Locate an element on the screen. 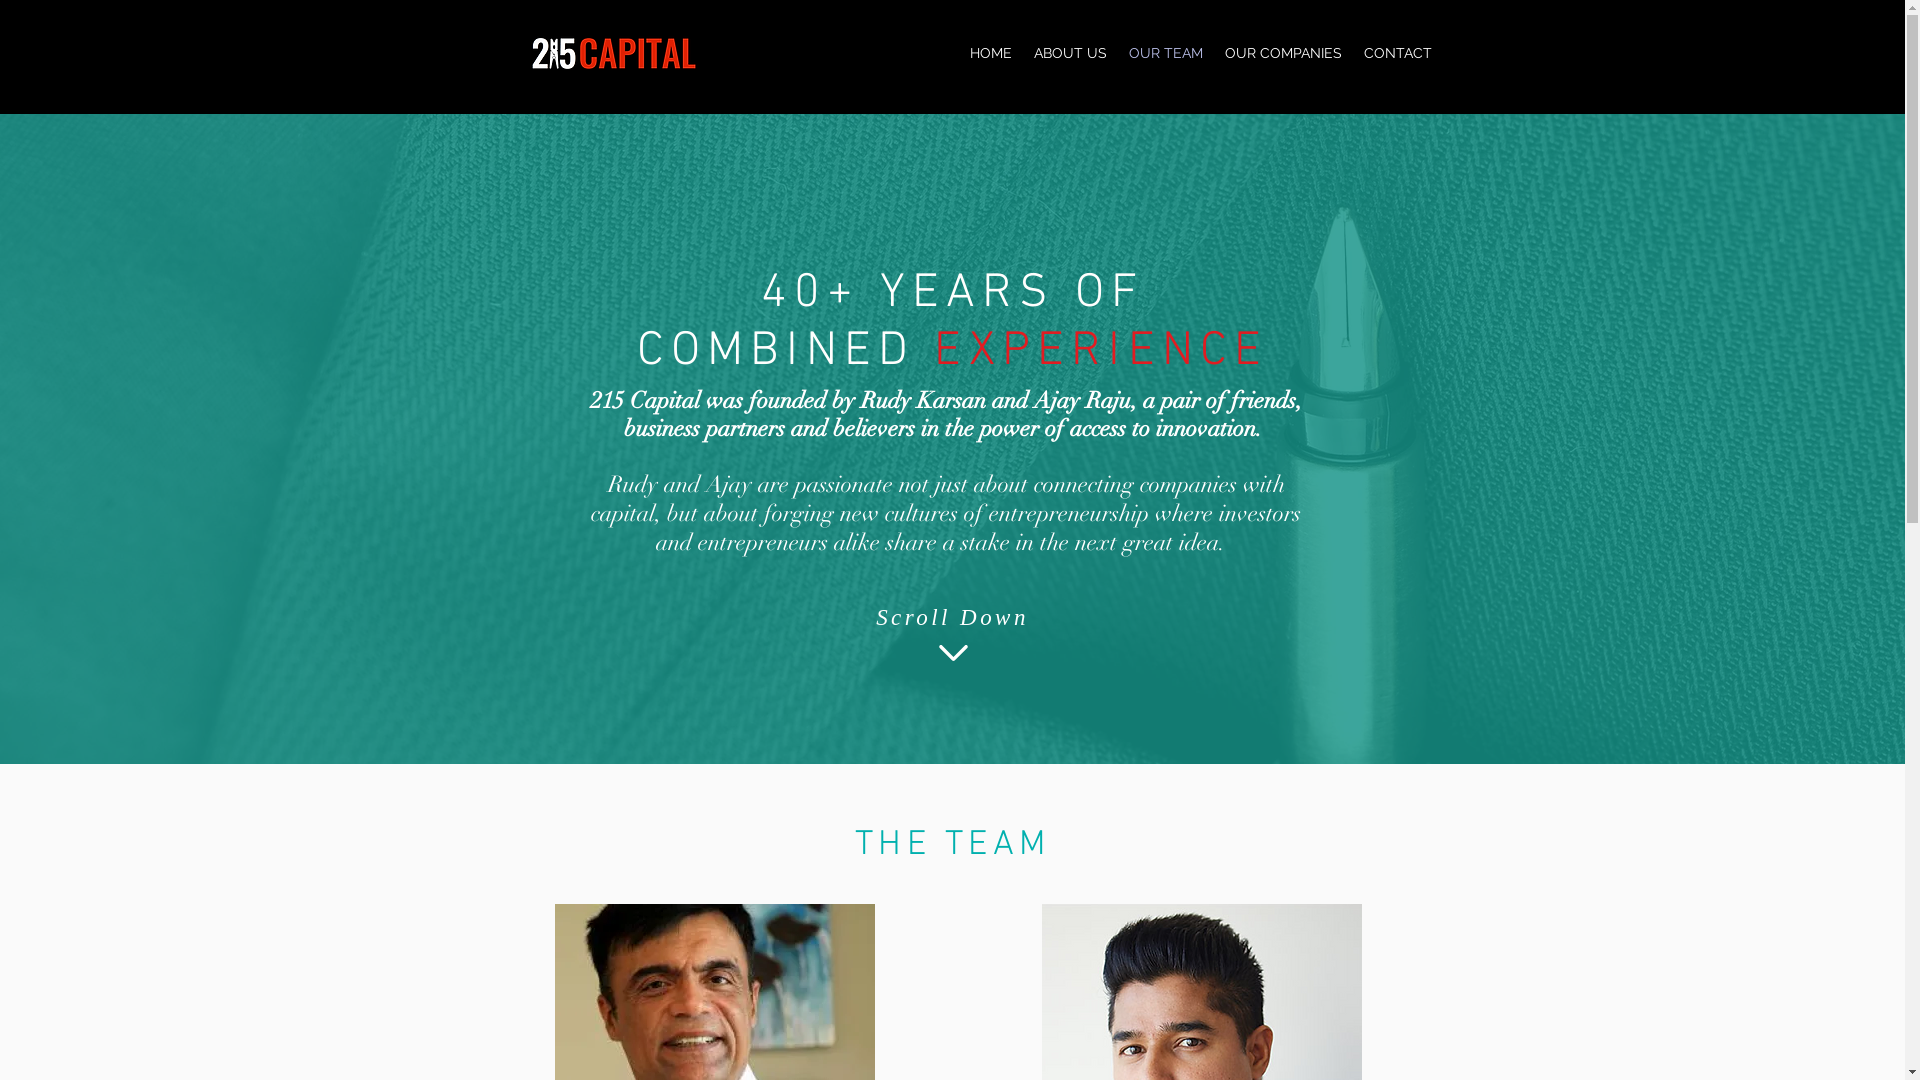 Image resolution: width=1920 pixels, height=1080 pixels. 'Capital | Philadelphia' is located at coordinates (1334, 76).